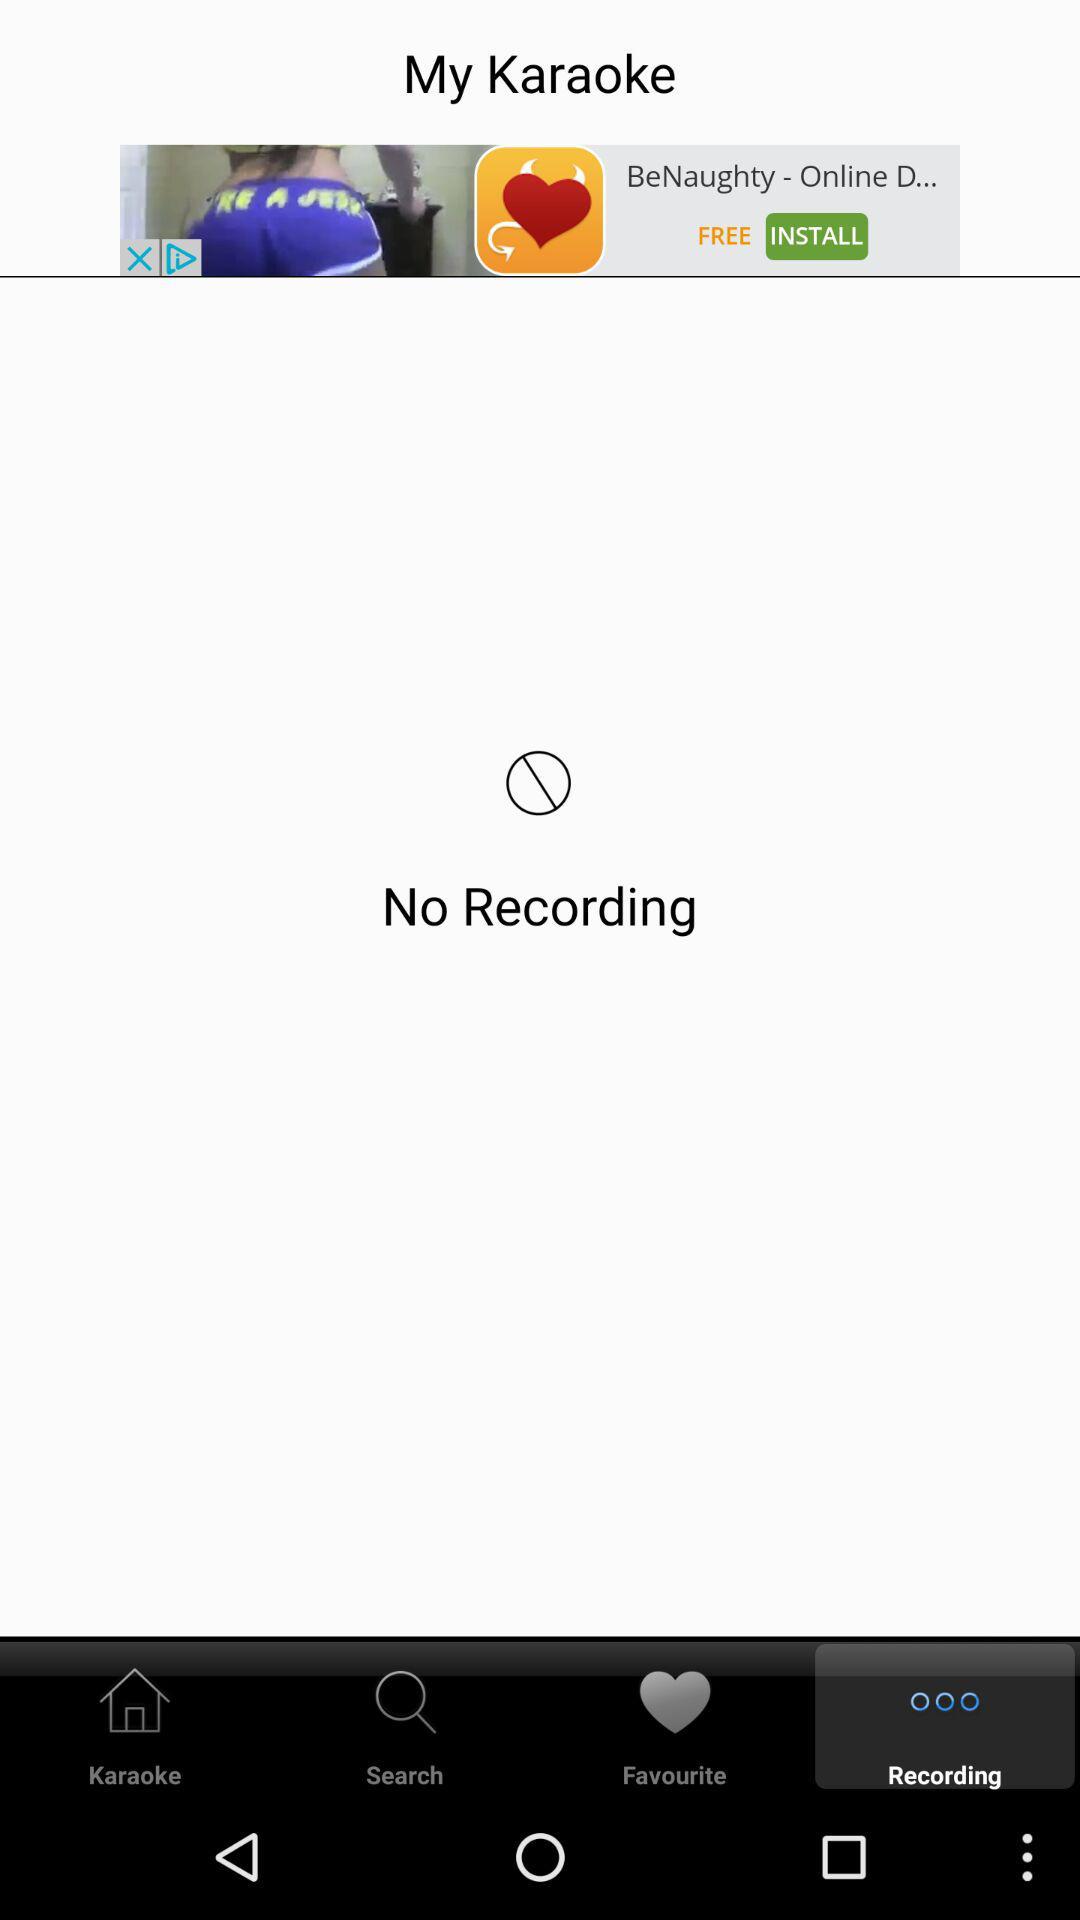 The height and width of the screenshot is (1920, 1080). I want to click on advertising partner, so click(540, 210).